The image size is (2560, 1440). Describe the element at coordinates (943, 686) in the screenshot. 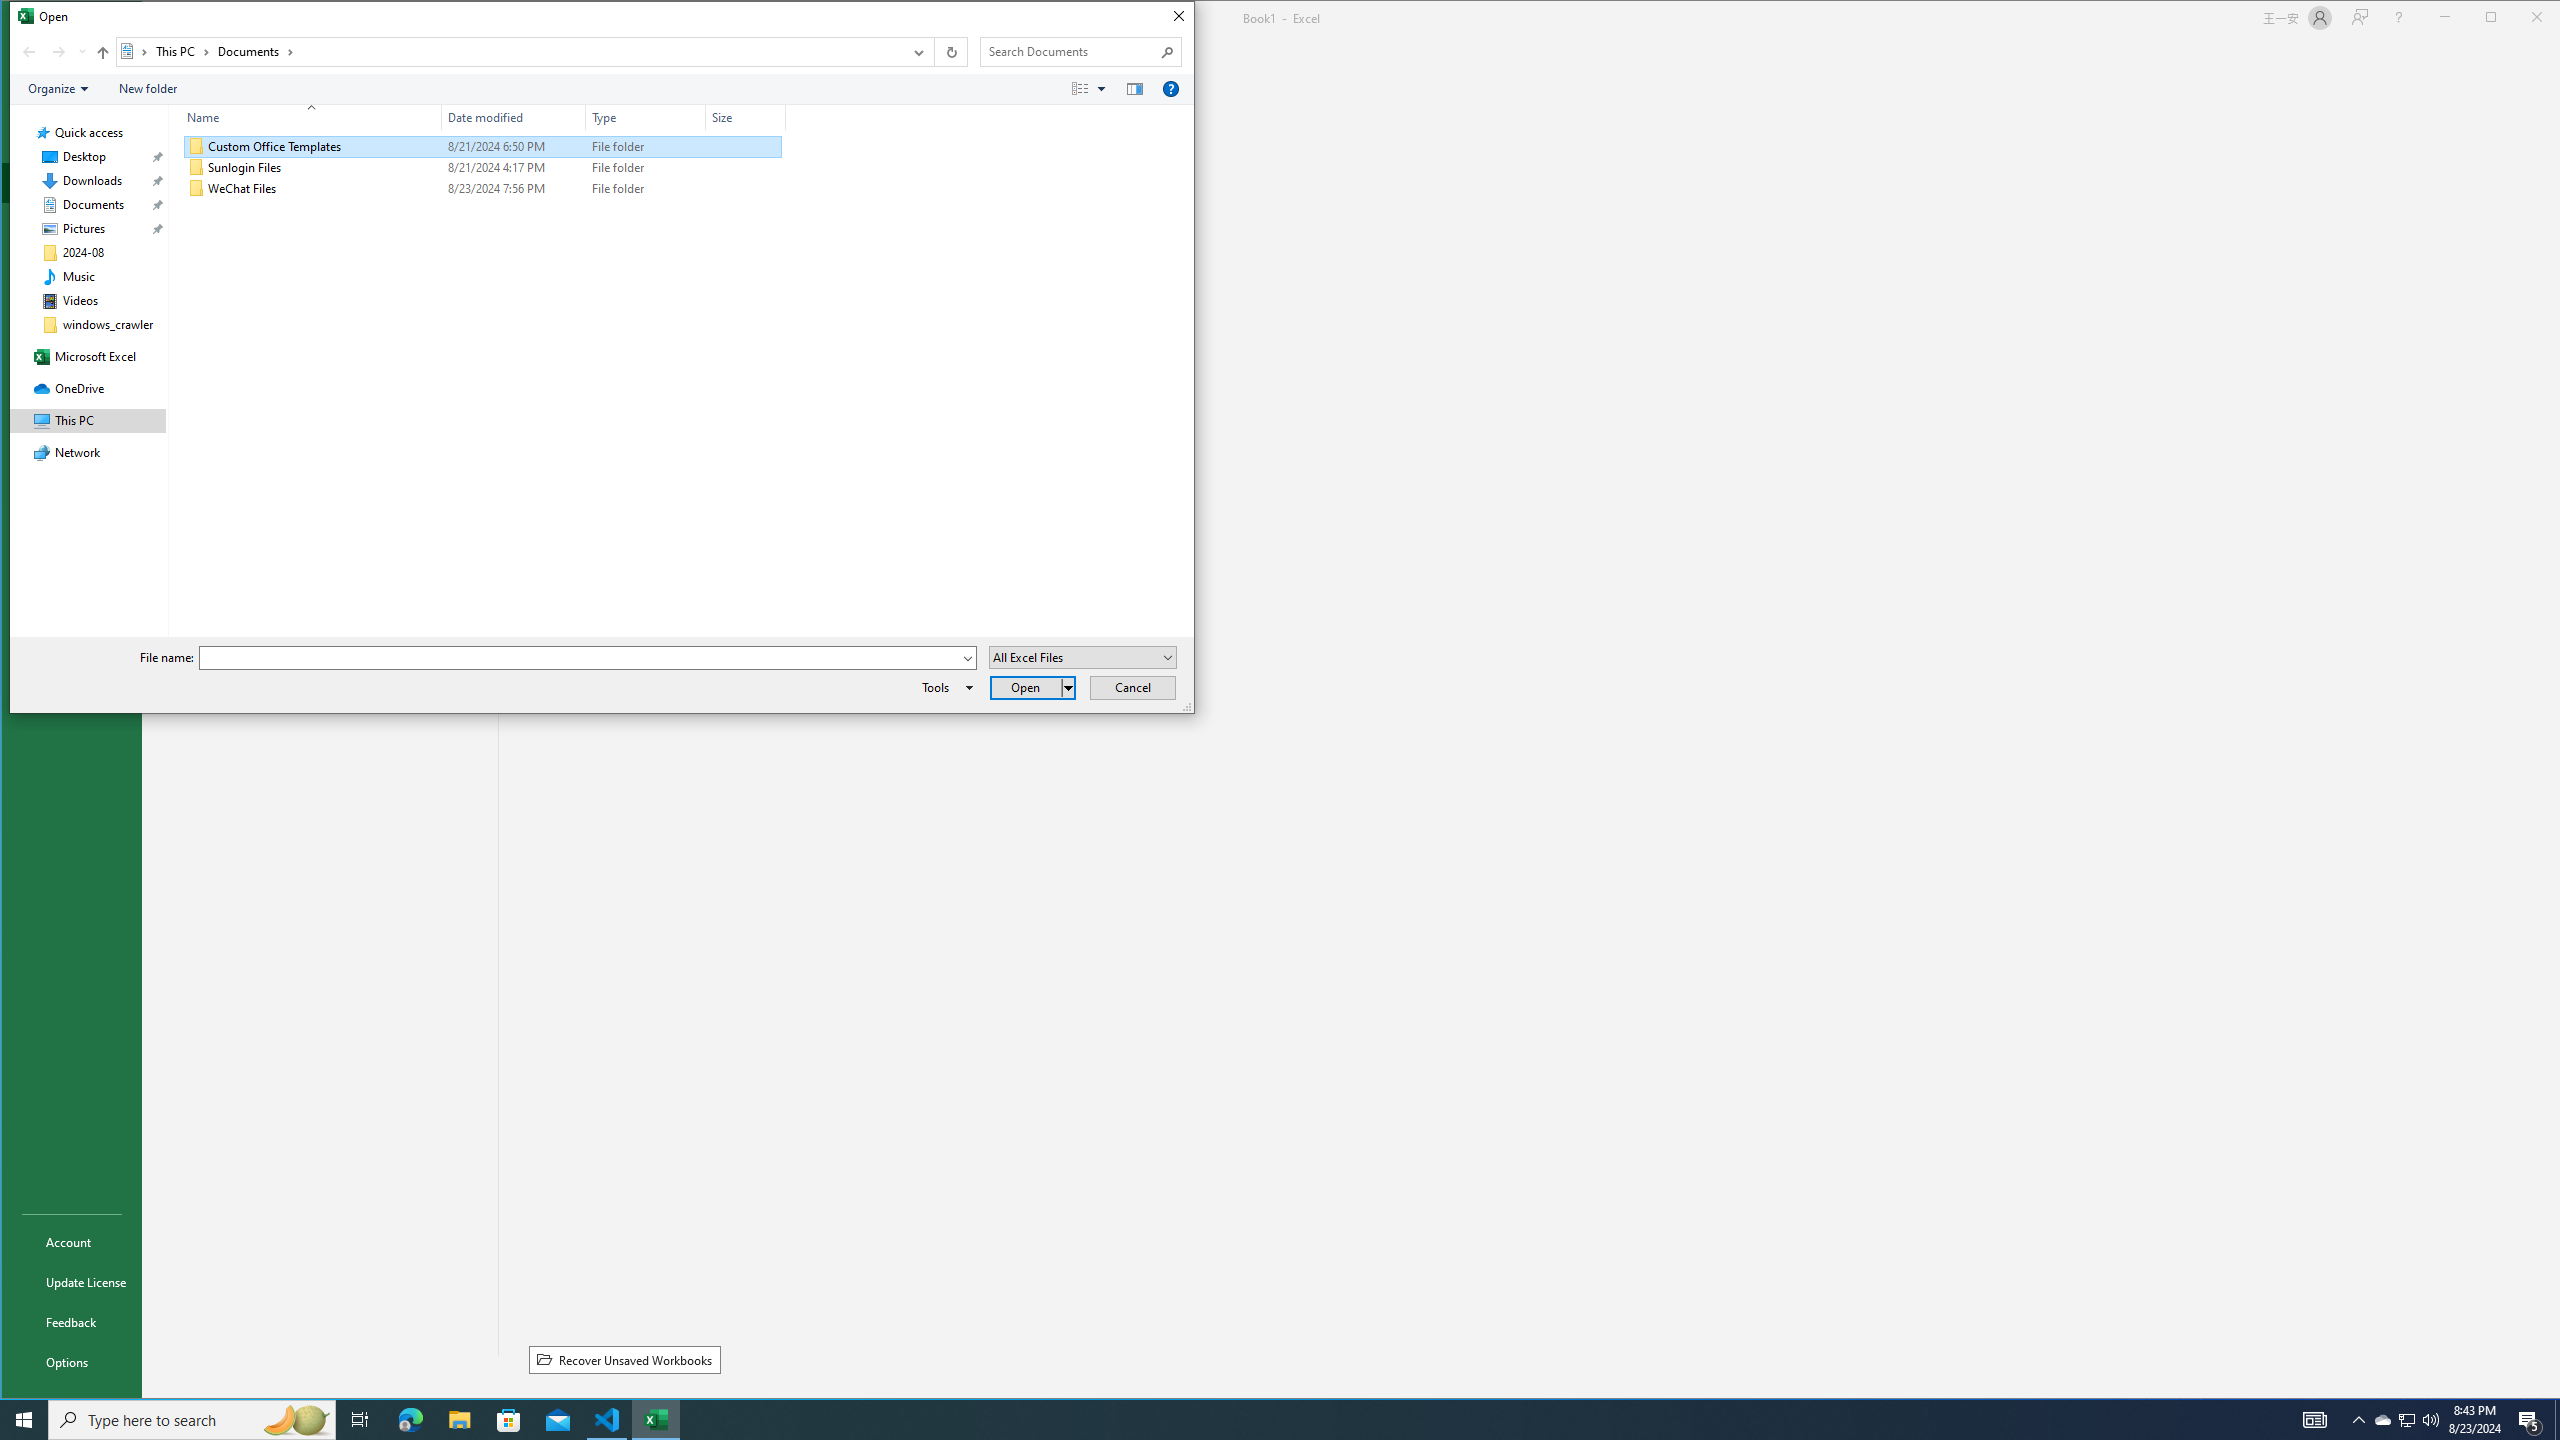

I see `'Tools'` at that location.